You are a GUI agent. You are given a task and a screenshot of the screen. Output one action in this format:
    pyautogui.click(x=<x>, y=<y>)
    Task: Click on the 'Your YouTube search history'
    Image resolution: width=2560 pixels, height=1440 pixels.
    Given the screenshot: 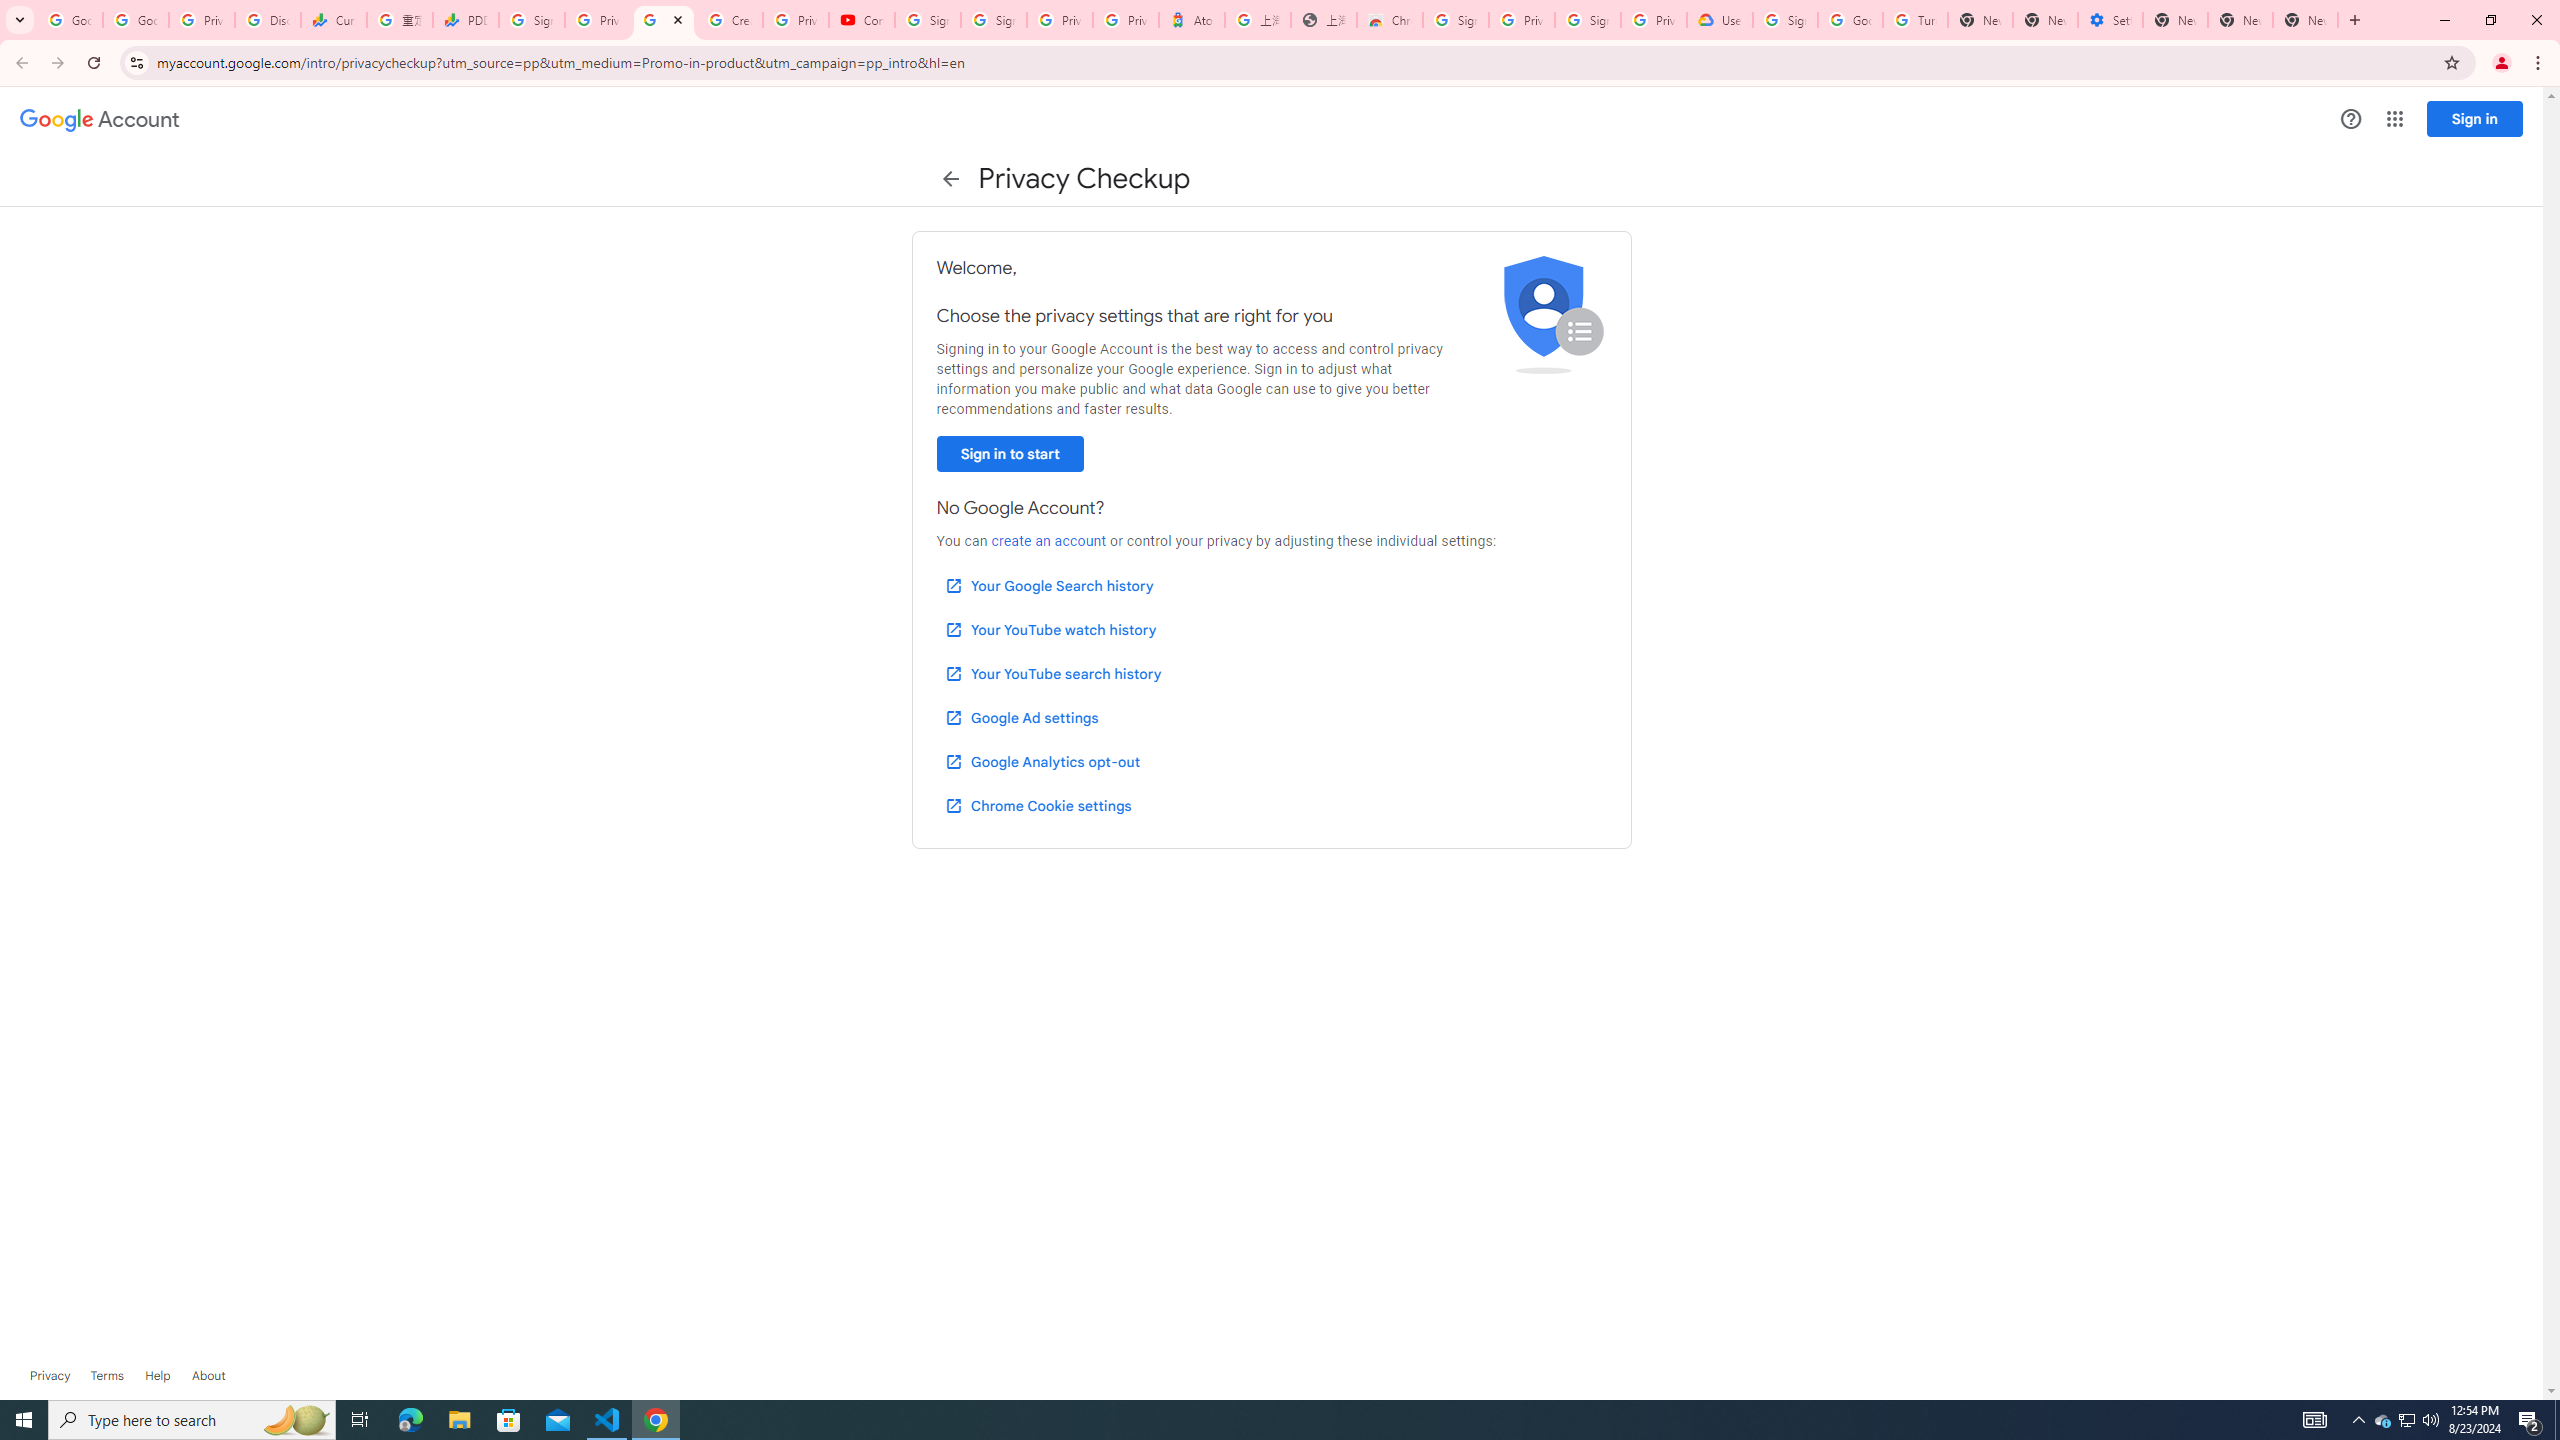 What is the action you would take?
    pyautogui.click(x=1052, y=674)
    